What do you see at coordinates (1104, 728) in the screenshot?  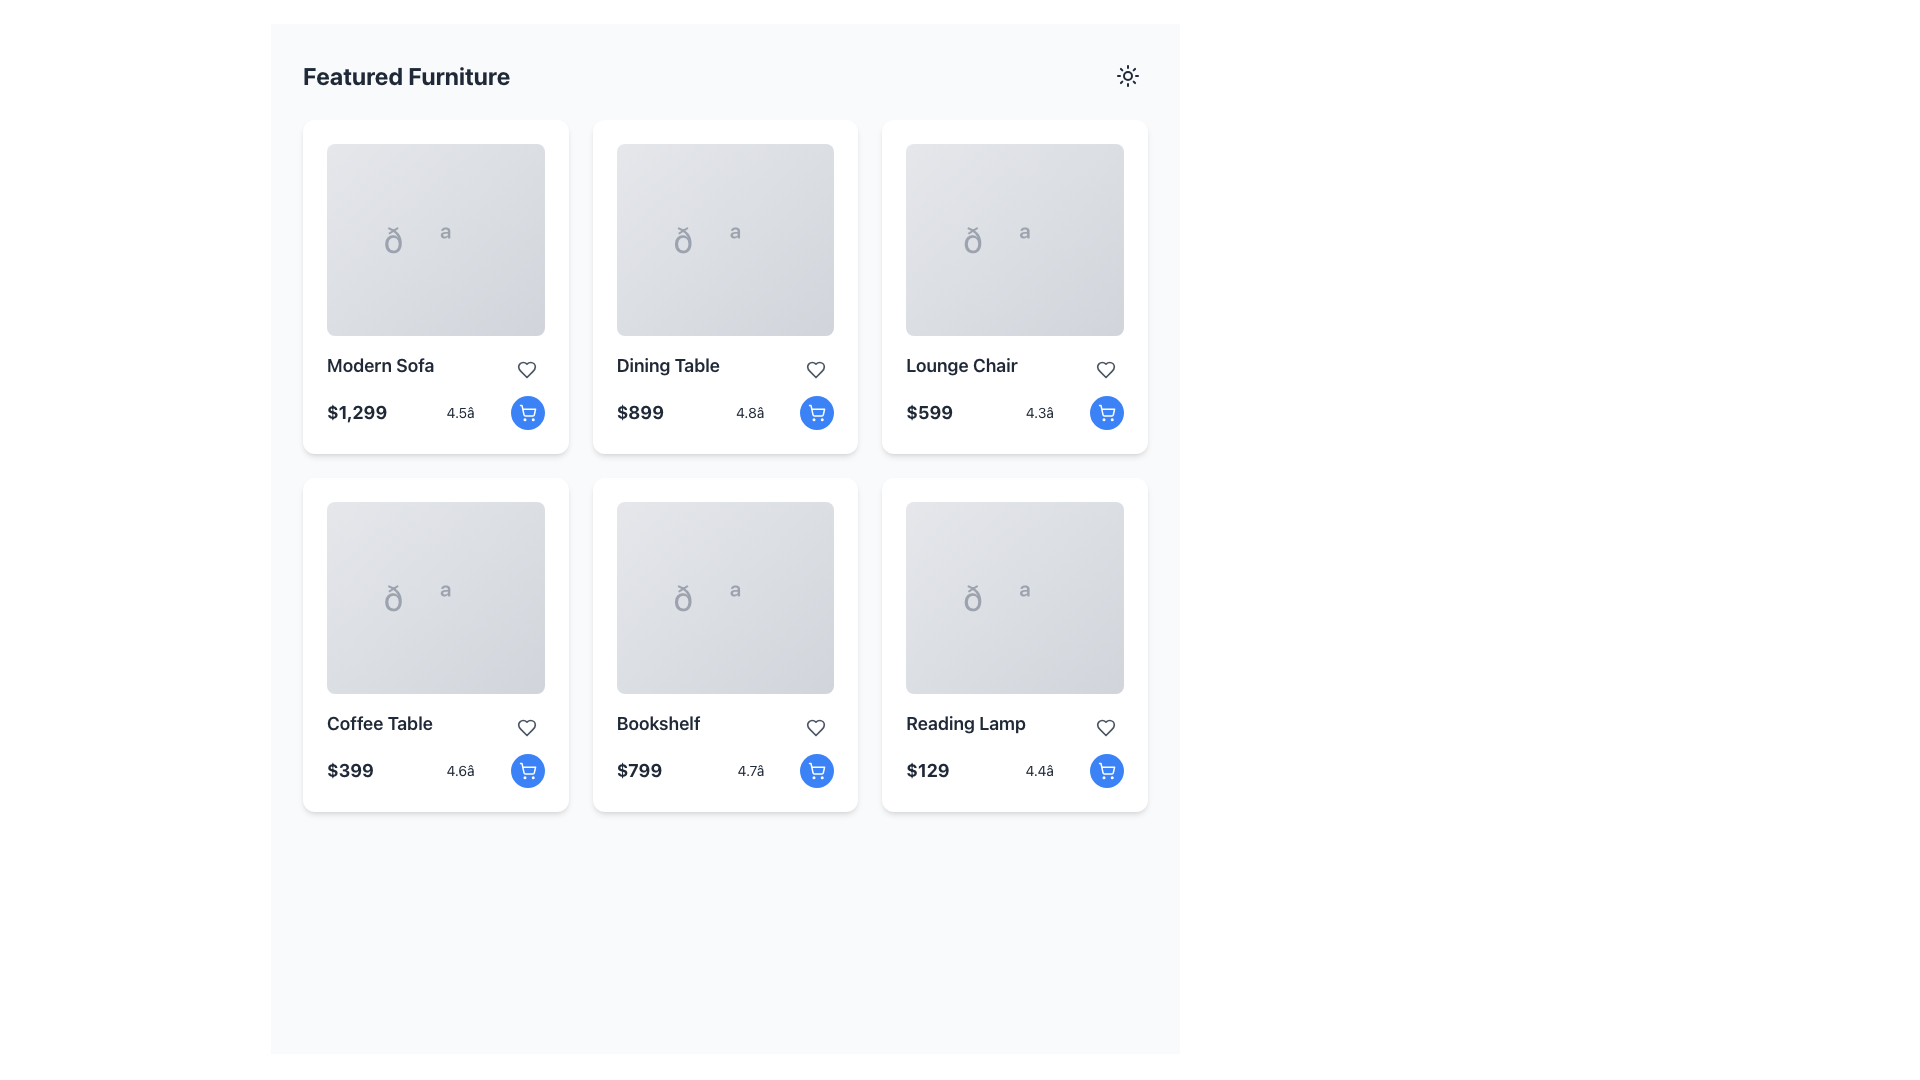 I see `the heart icon located at the top-right corner of the 'Reading Lamp' product card to mark it as a favorite` at bounding box center [1104, 728].